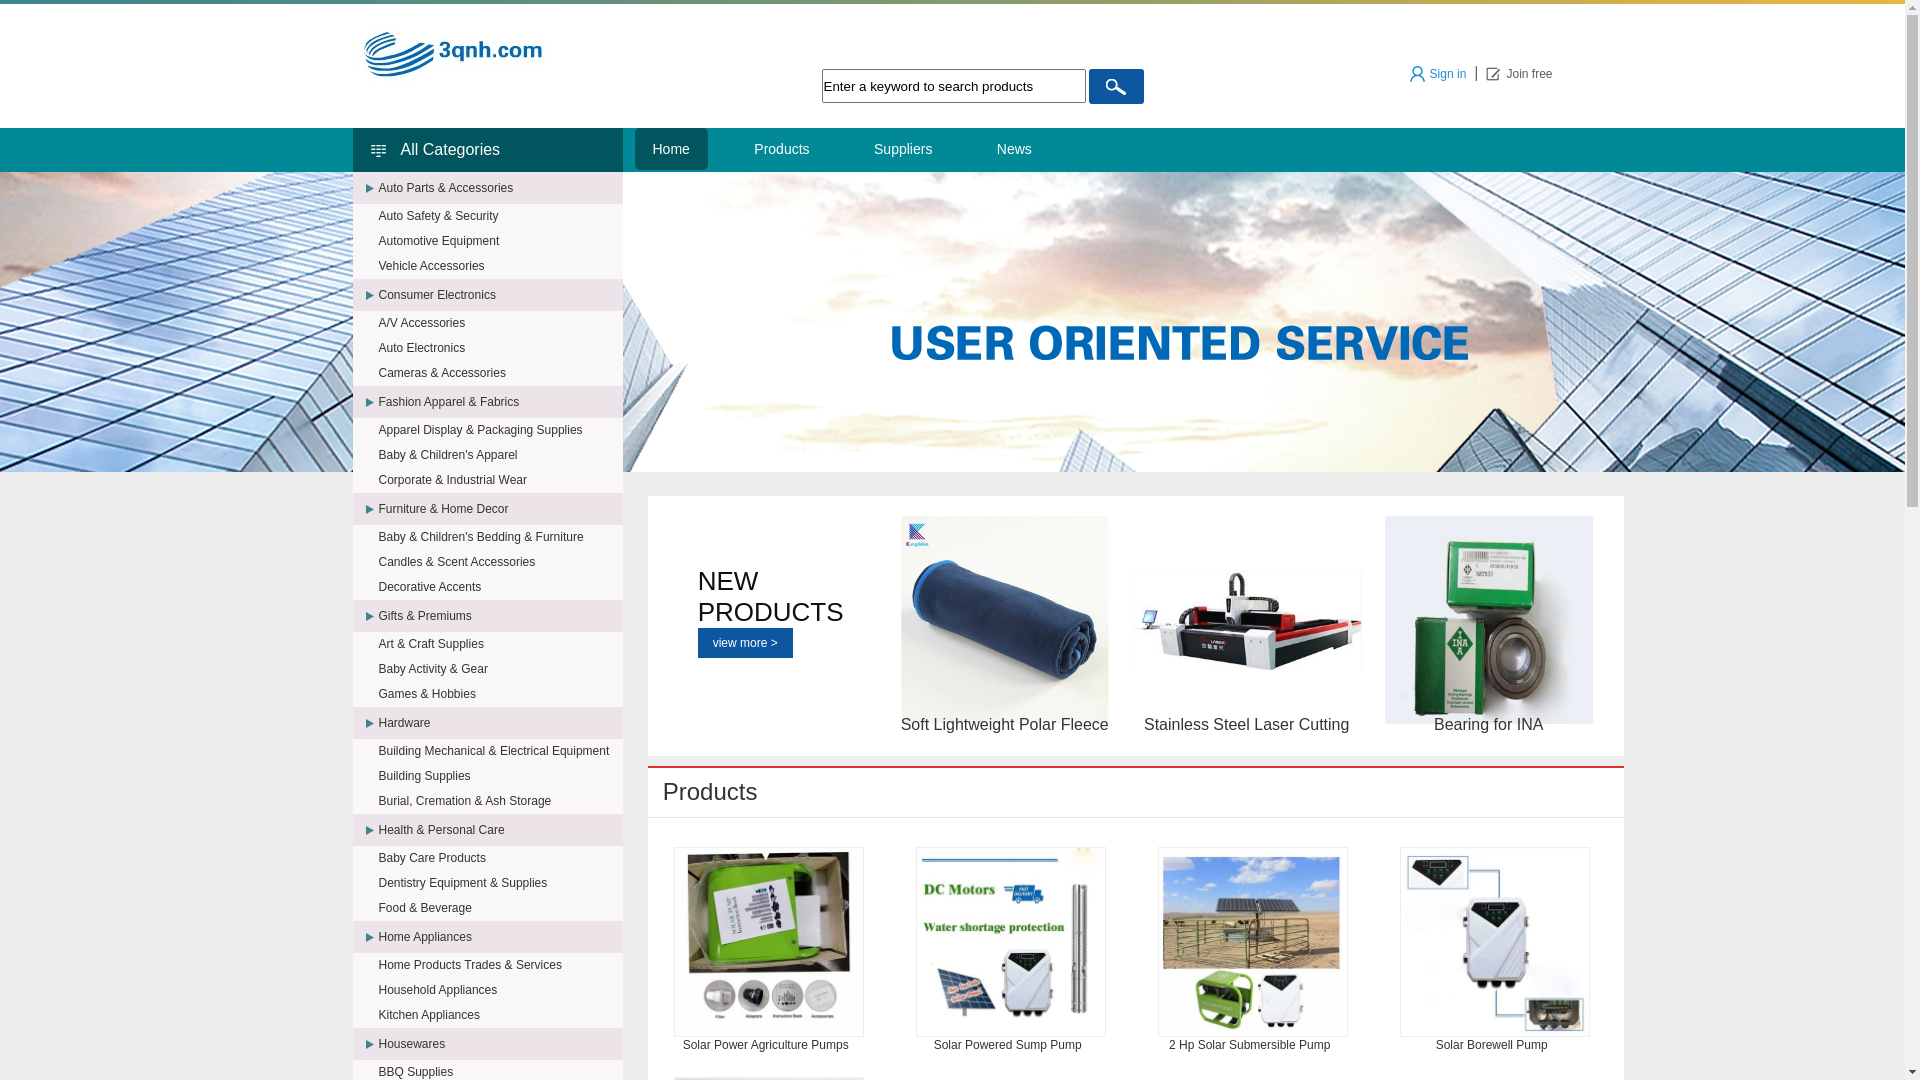 Image resolution: width=1920 pixels, height=1080 pixels. What do you see at coordinates (1518, 72) in the screenshot?
I see `'Join free'` at bounding box center [1518, 72].